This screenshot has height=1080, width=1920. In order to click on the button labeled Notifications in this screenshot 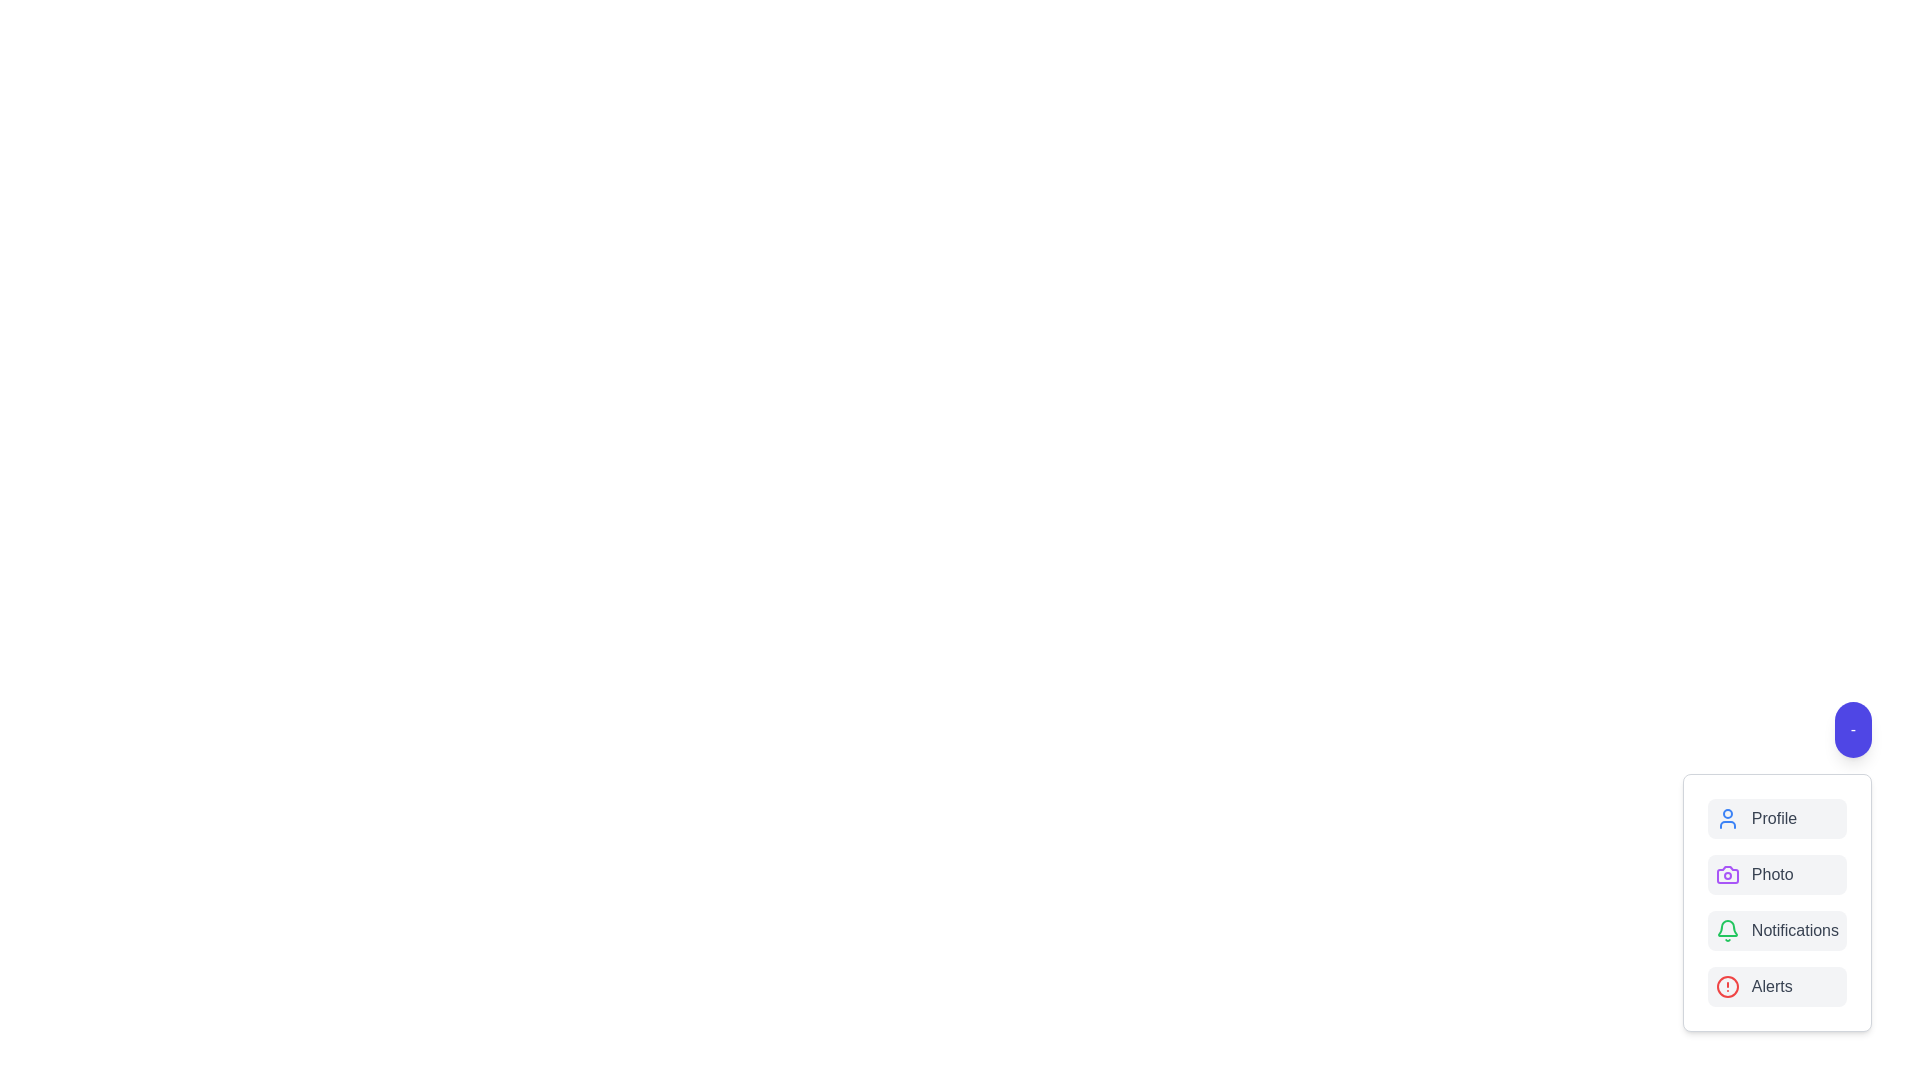, I will do `click(1776, 930)`.